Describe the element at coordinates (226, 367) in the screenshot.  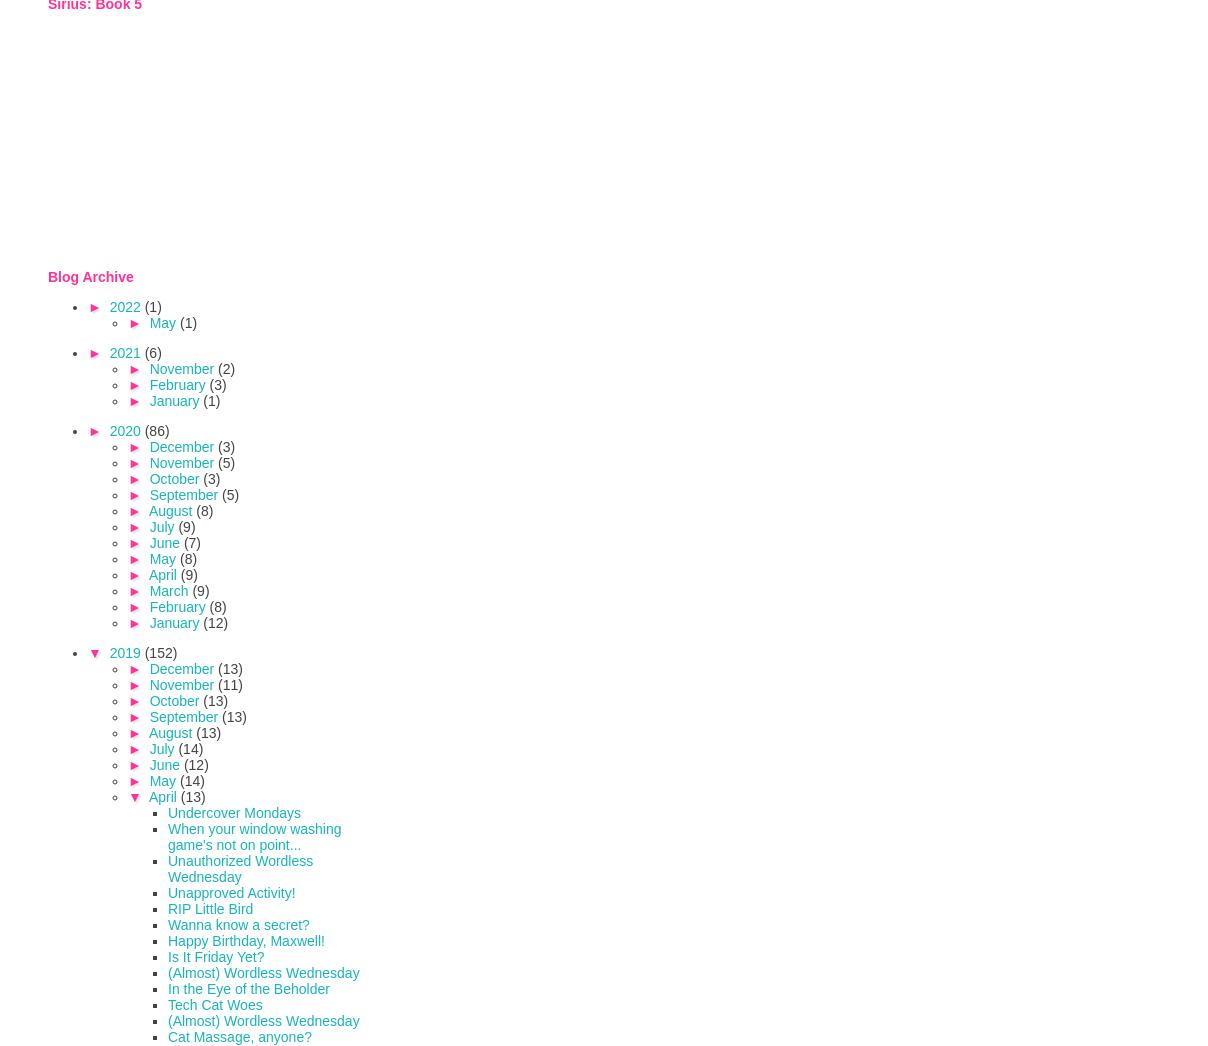
I see `'(2)'` at that location.